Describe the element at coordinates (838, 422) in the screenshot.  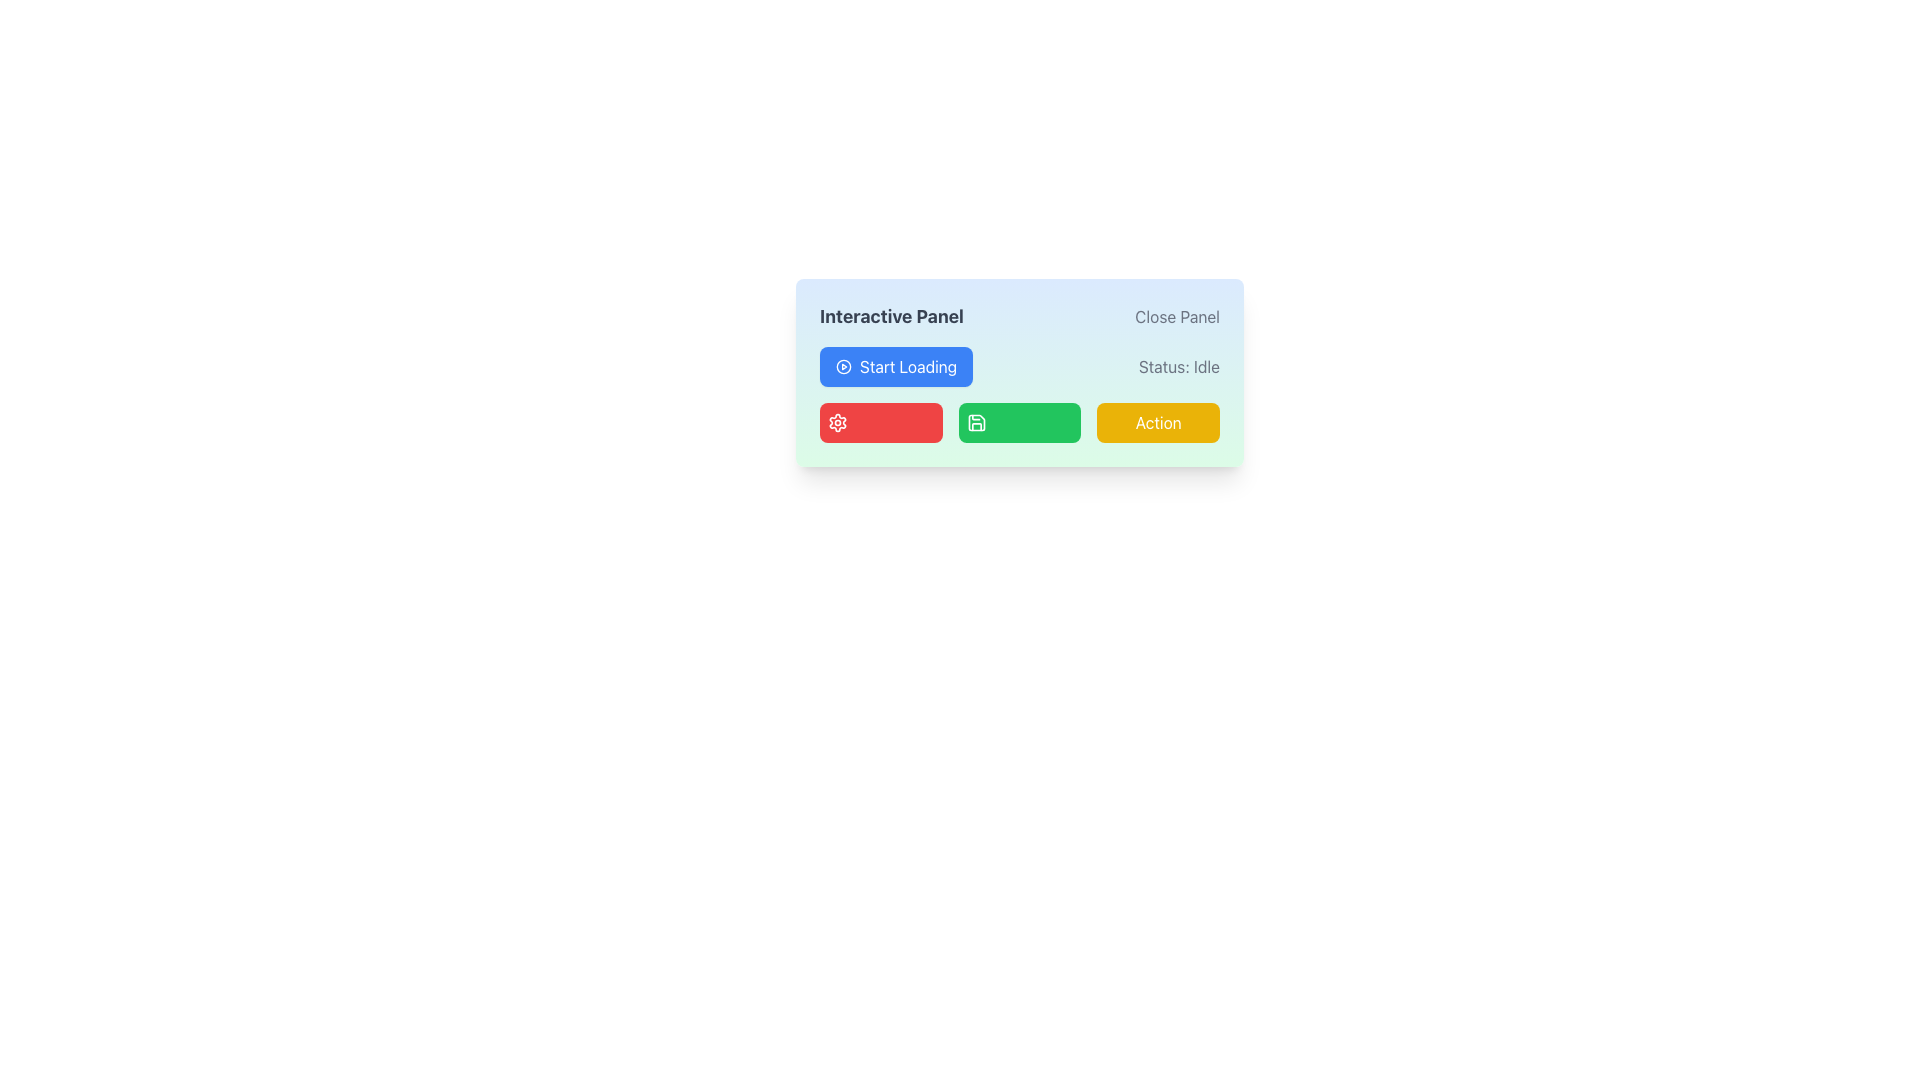
I see `the red gear-shaped icon located in the first row of interactive controls, which is the leftmost button in a horizontal group of three buttons` at that location.